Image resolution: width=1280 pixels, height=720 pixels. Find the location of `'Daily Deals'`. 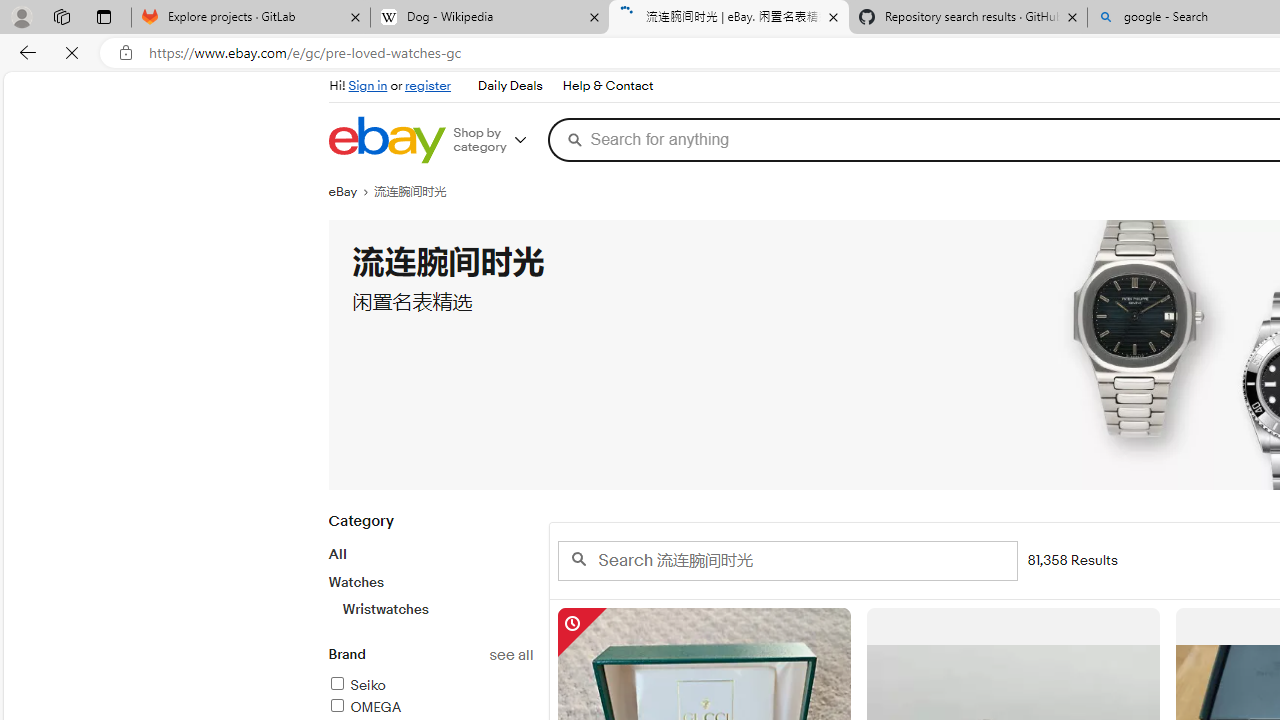

'Daily Deals' is located at coordinates (509, 85).